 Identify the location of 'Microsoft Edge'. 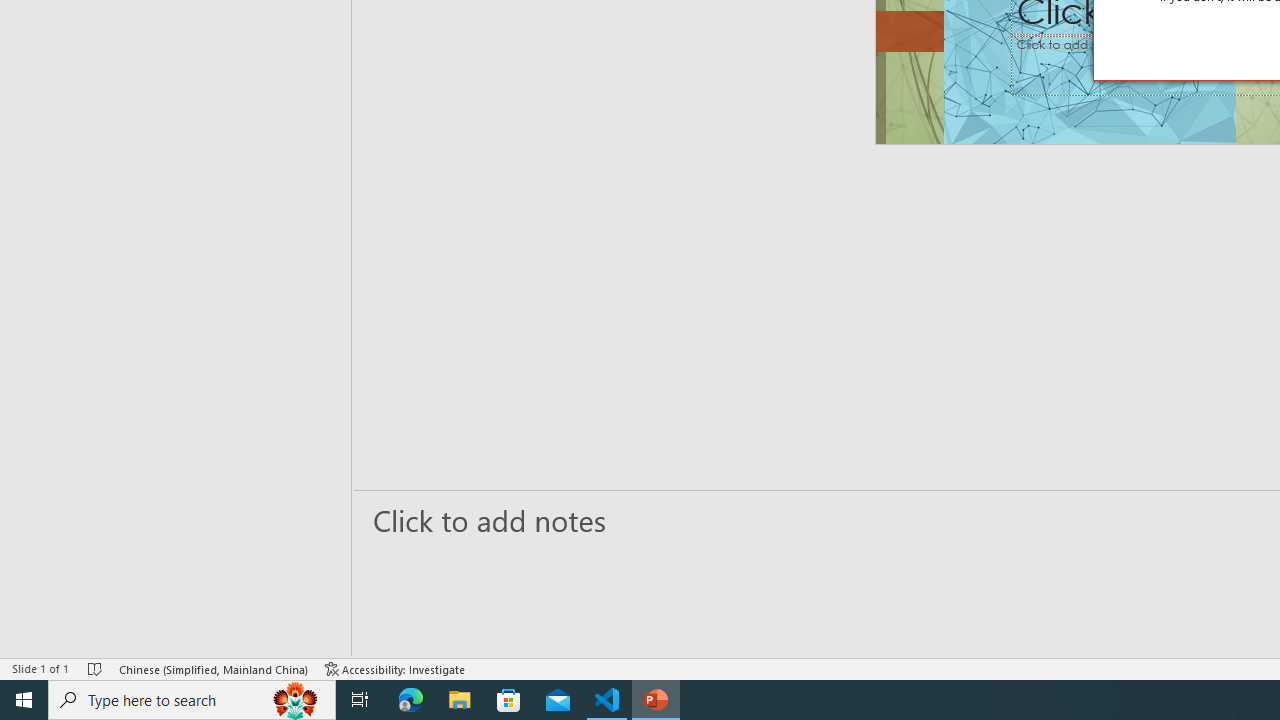
(410, 698).